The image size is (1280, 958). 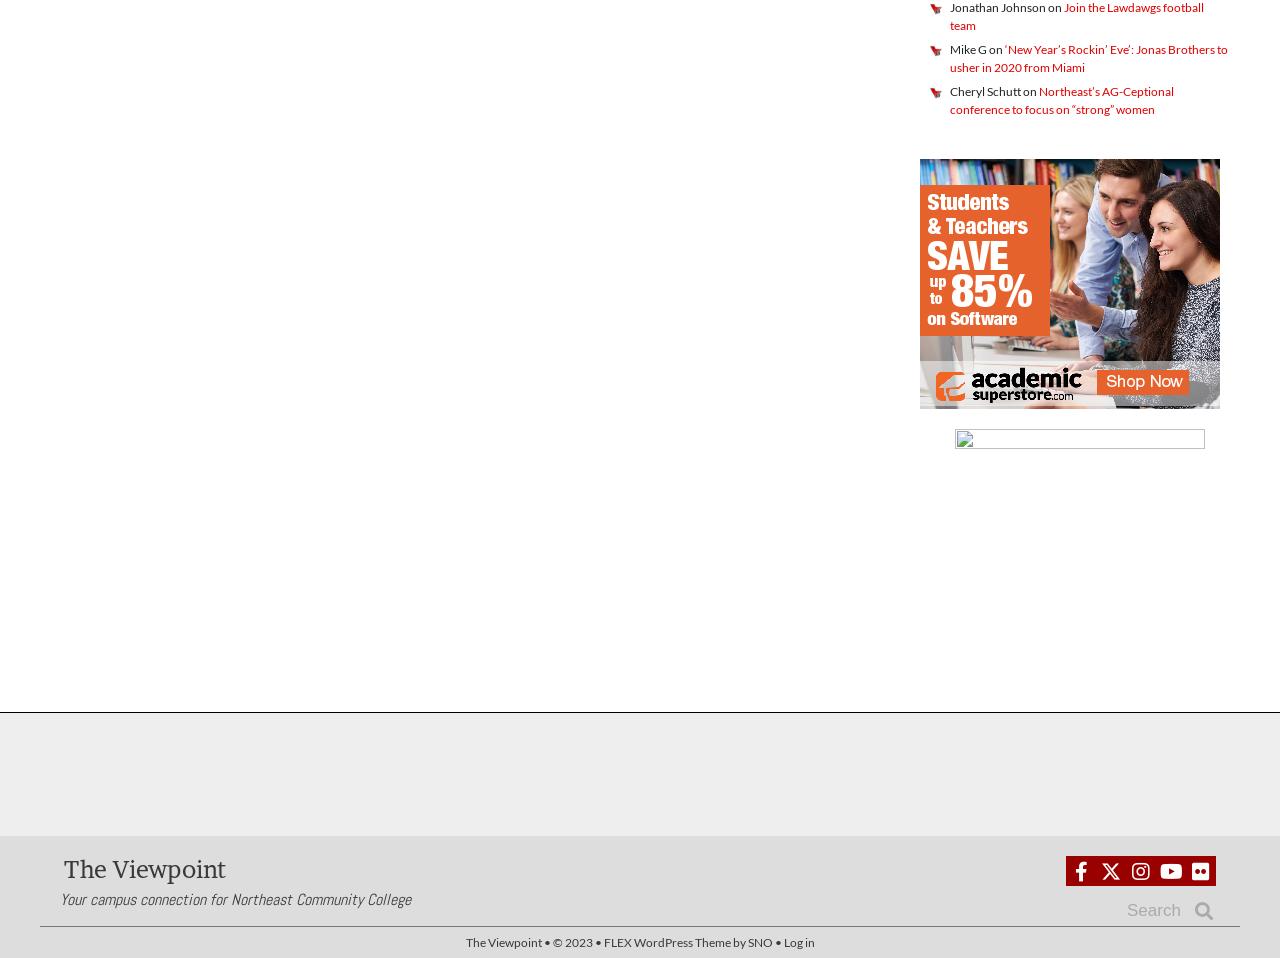 I want to click on 'Mike G', so click(x=968, y=48).